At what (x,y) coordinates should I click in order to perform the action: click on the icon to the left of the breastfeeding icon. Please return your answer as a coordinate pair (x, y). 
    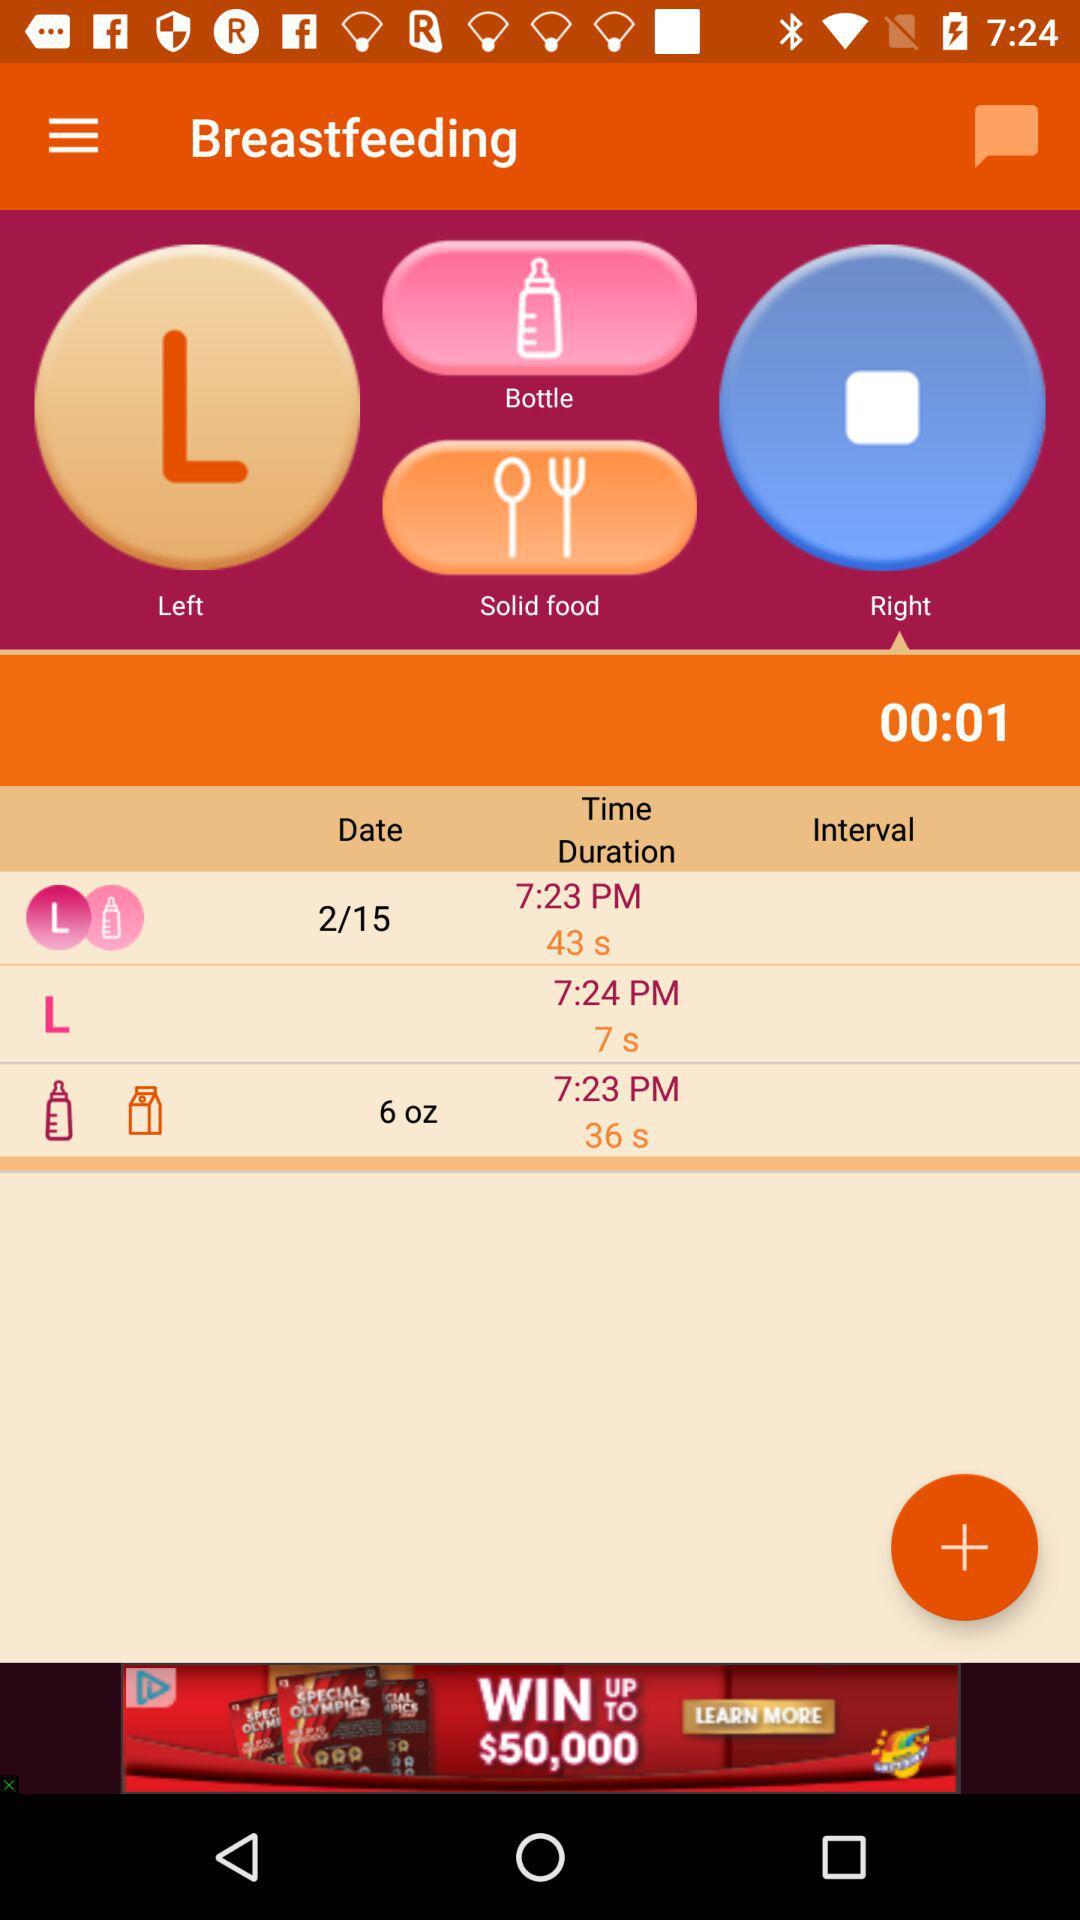
    Looking at the image, I should click on (72, 135).